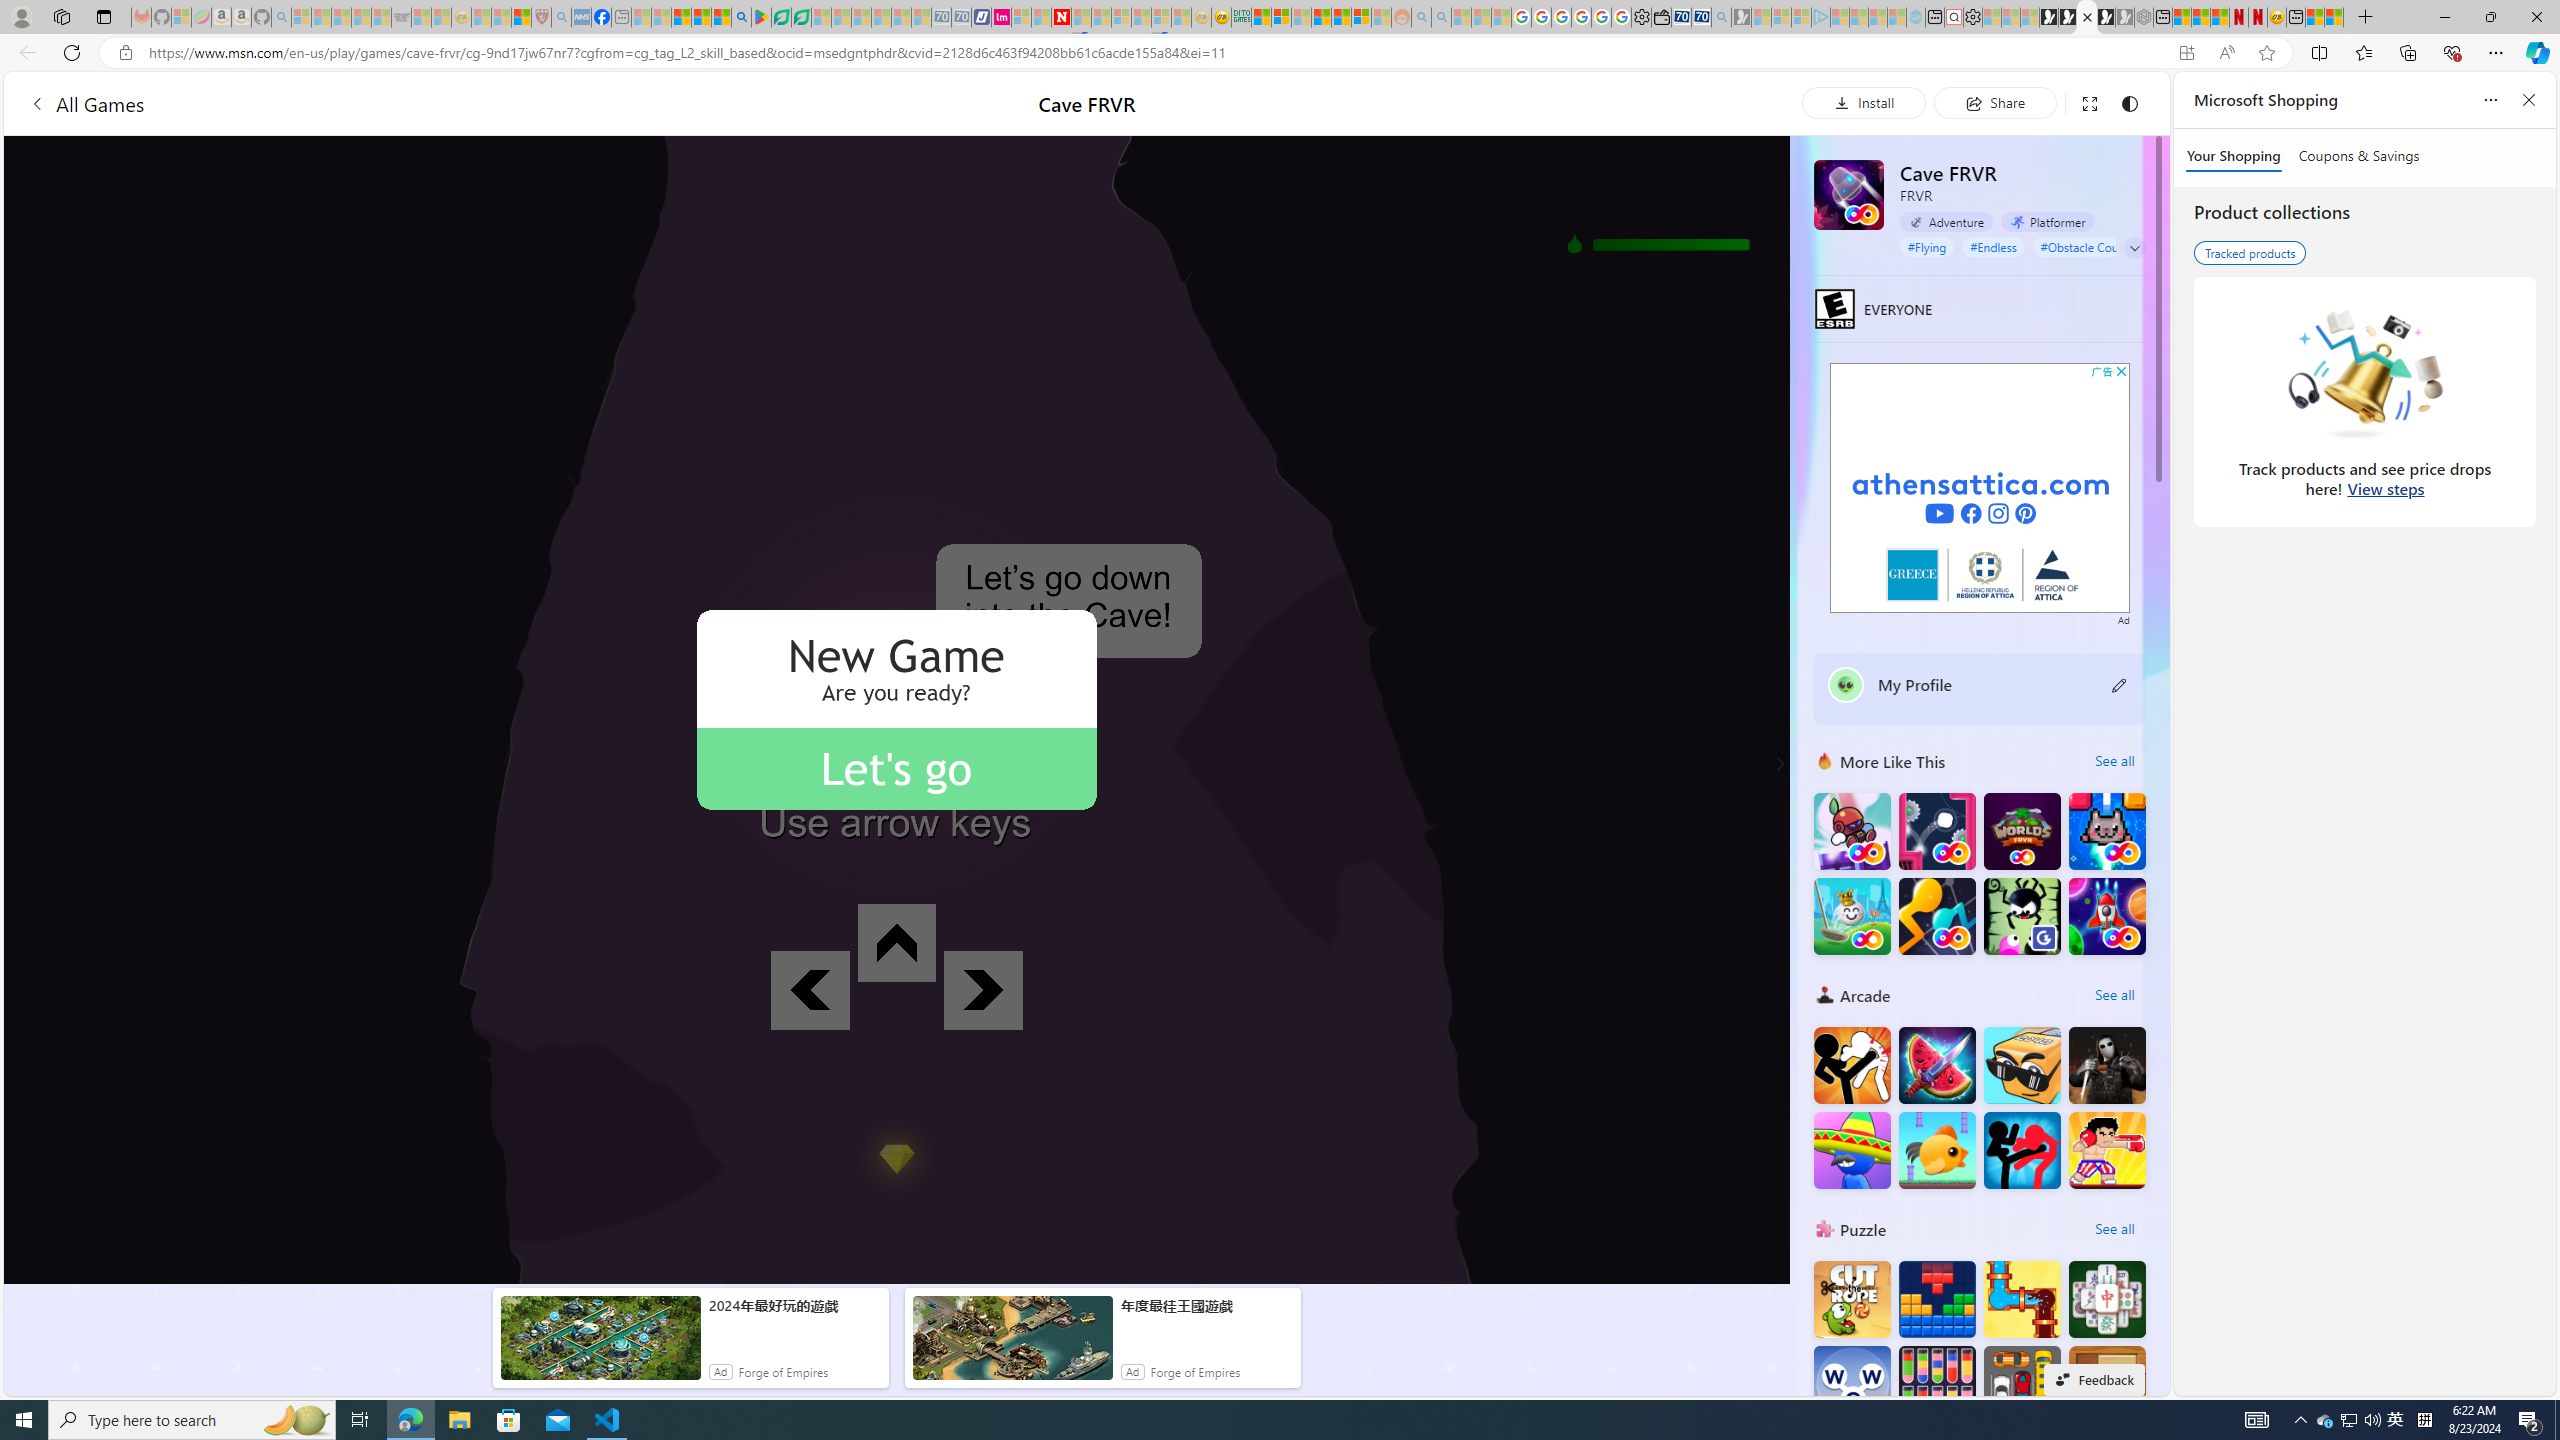 The image size is (2560, 1440). Describe the element at coordinates (1720, 16) in the screenshot. I see `'Bing Real Estate - Home sales and rental listings - Sleeping'` at that location.